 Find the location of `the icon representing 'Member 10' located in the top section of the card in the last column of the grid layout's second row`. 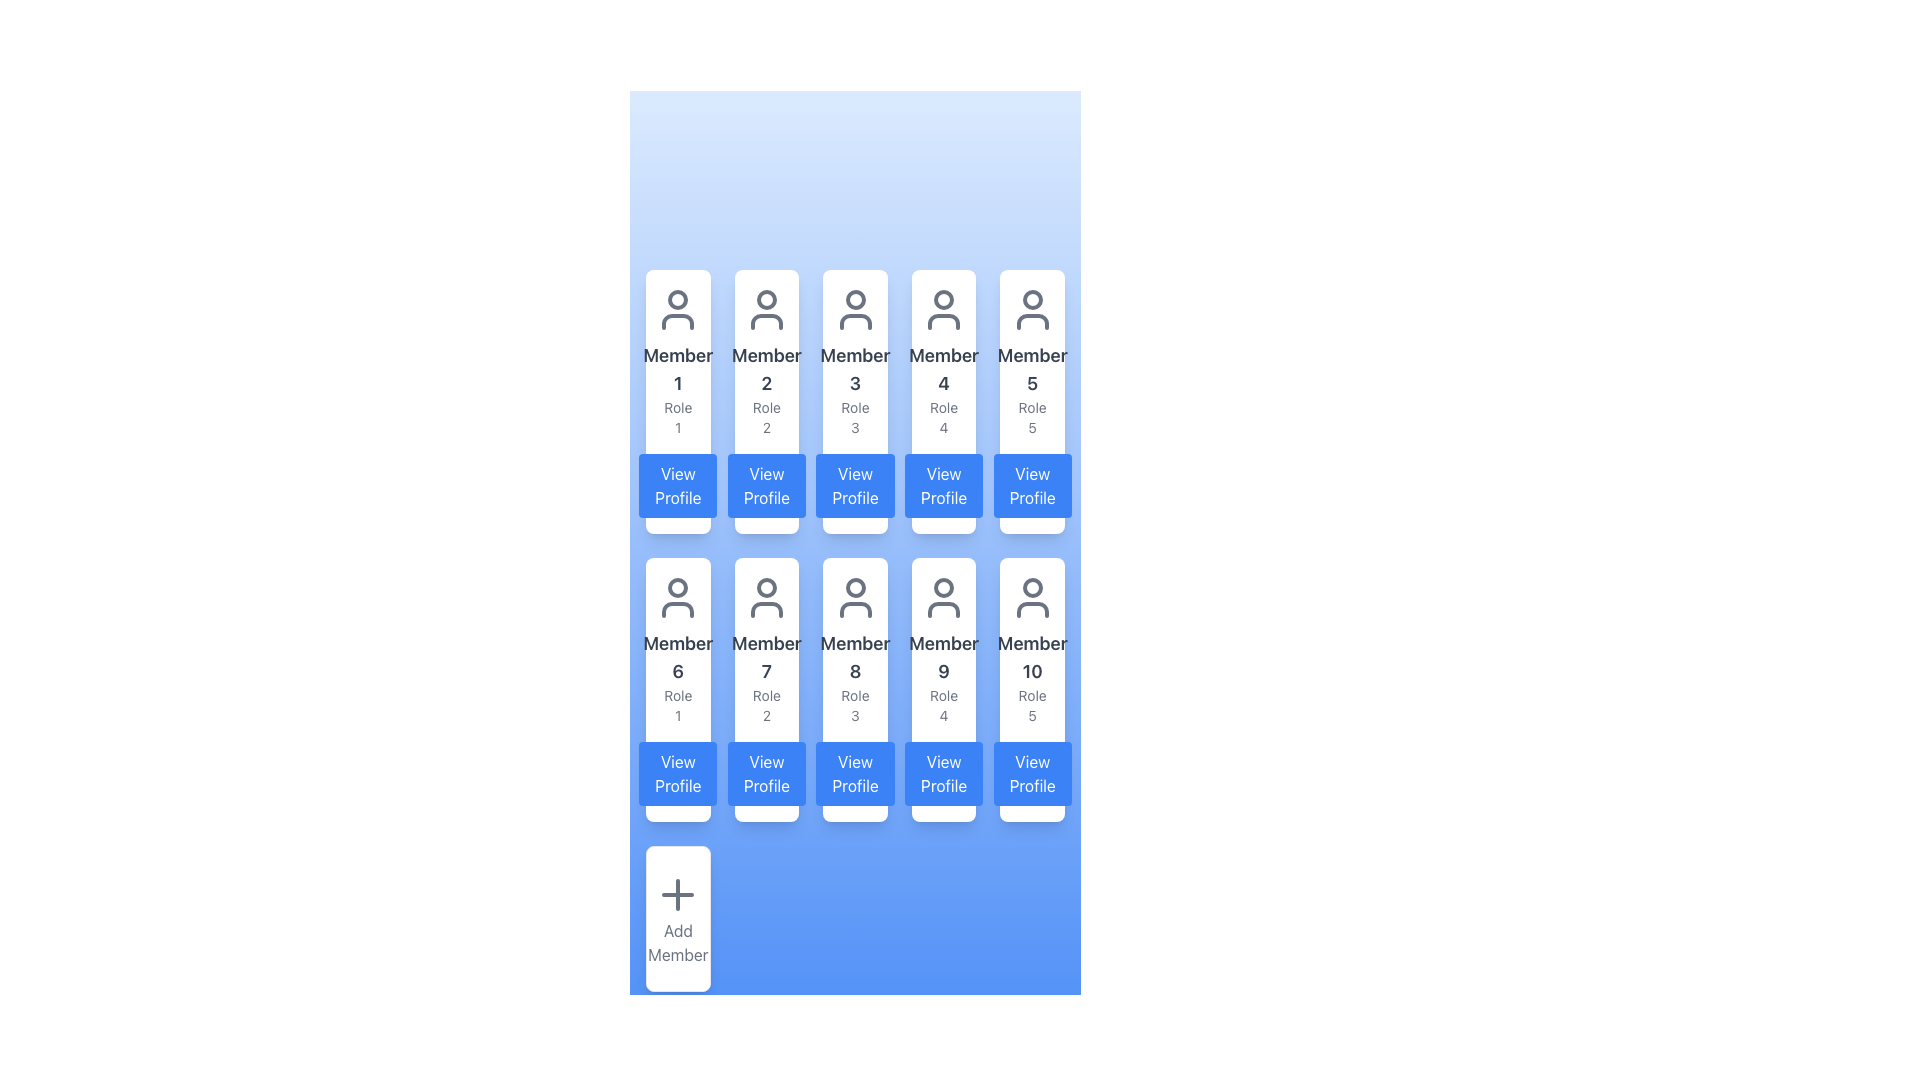

the icon representing 'Member 10' located in the top section of the card in the last column of the grid layout's second row is located at coordinates (1032, 596).